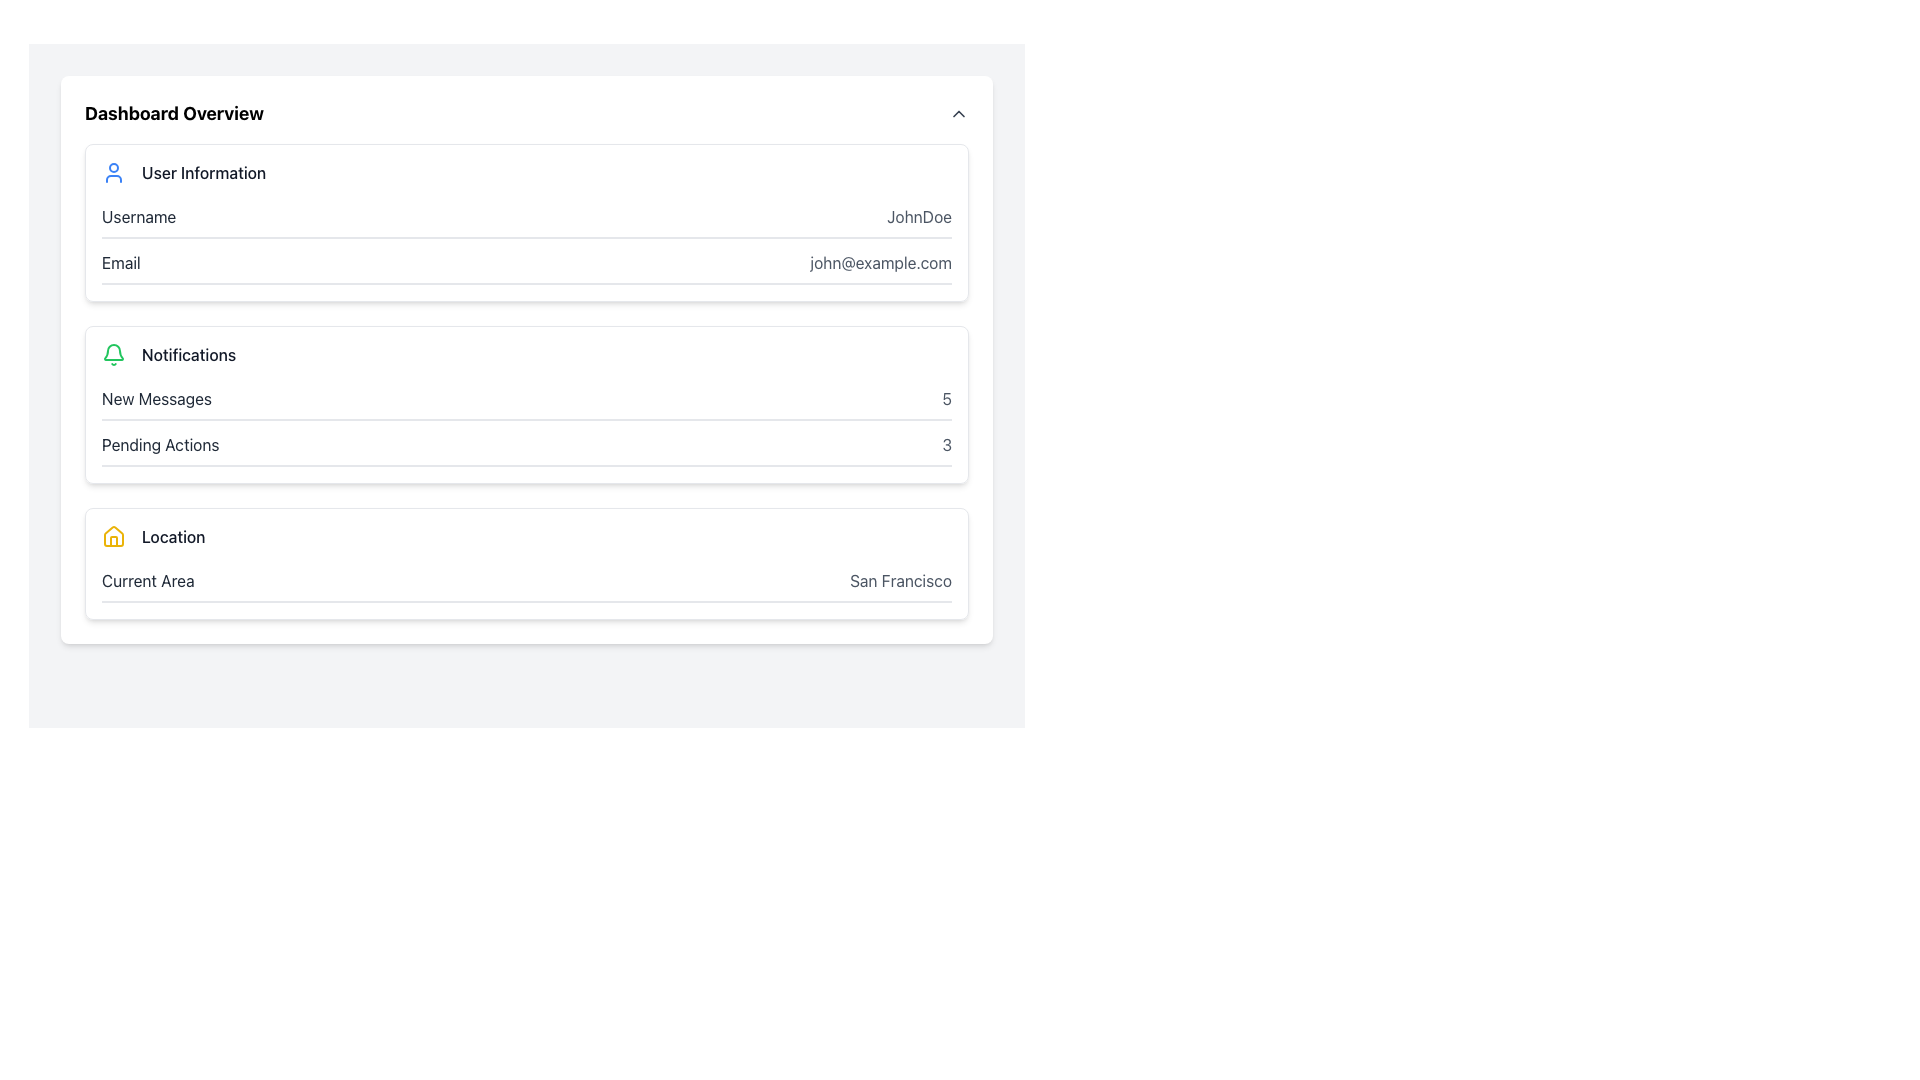 This screenshot has width=1920, height=1080. I want to click on the 'Pending Actions' text label located in the notifications section of the dashboard to read its content, so click(160, 443).